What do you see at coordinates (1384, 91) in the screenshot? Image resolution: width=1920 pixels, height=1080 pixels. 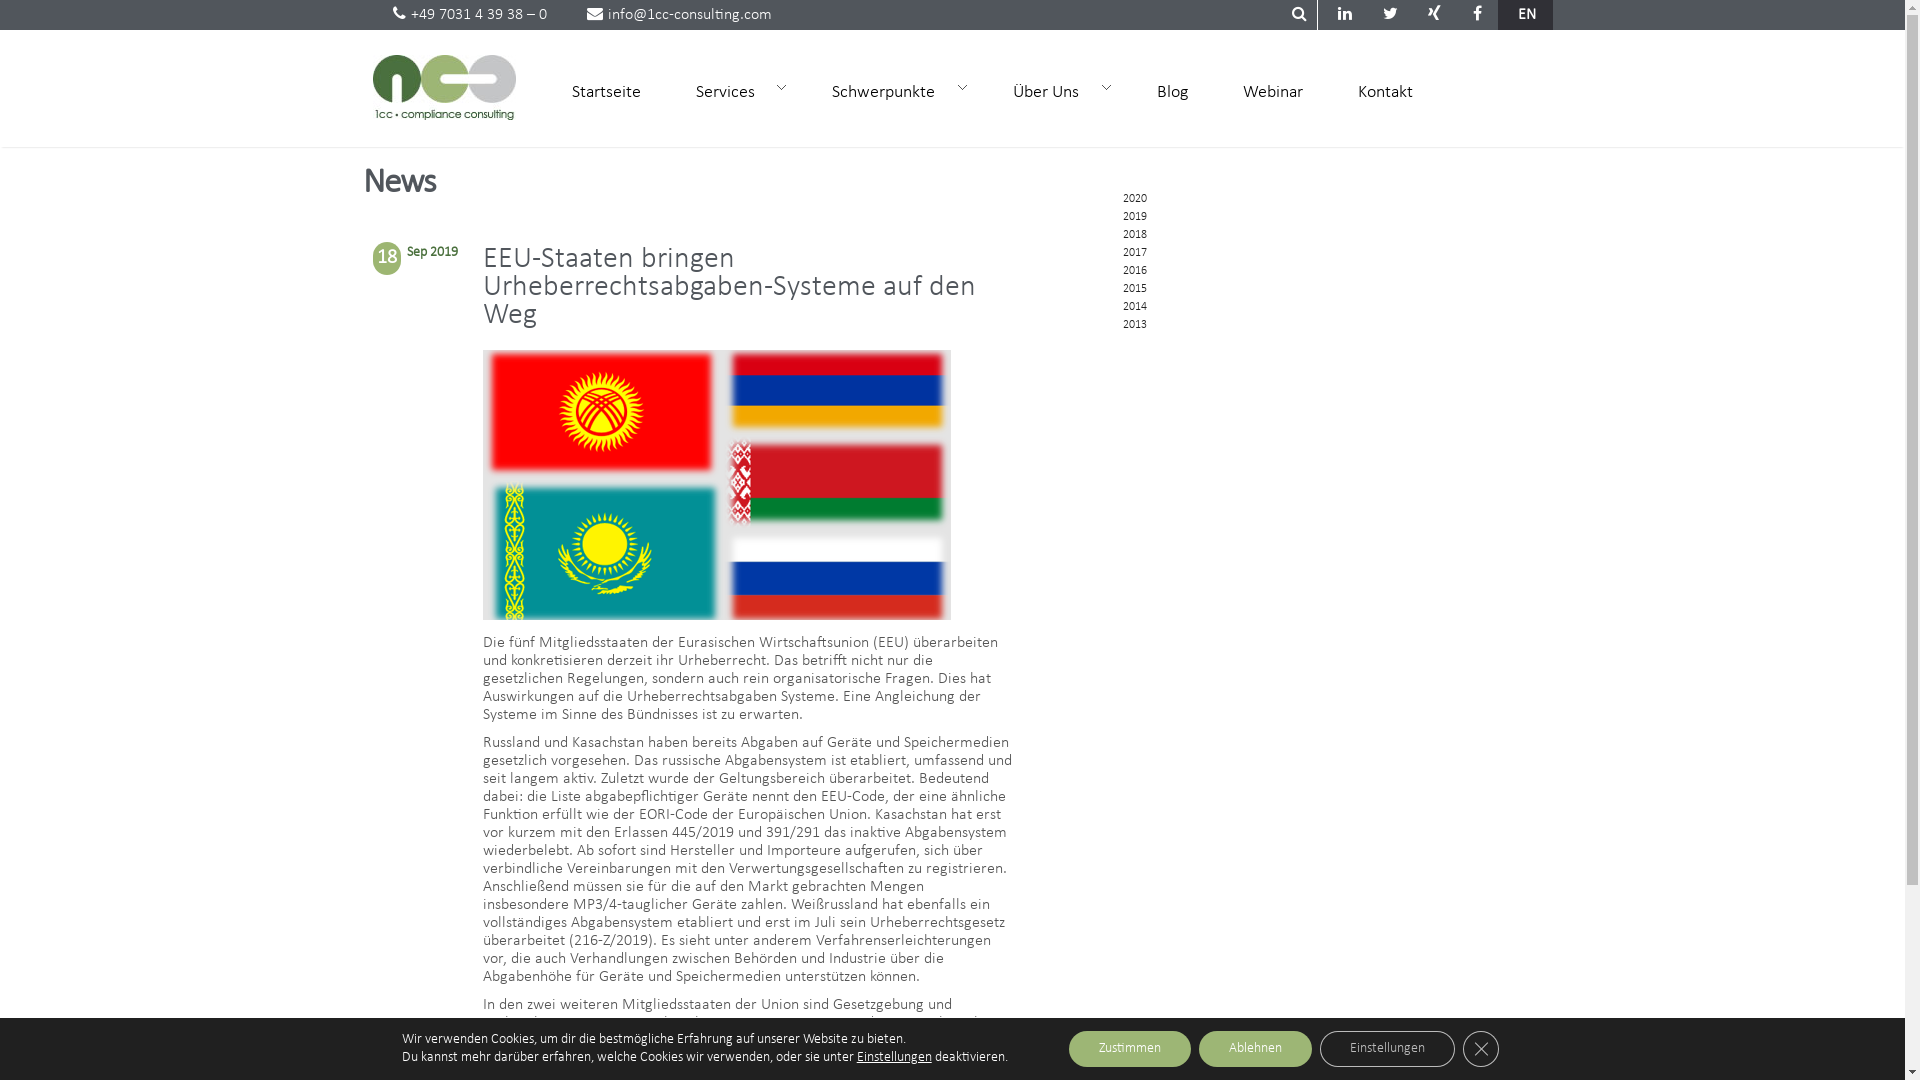 I see `'Kontakt'` at bounding box center [1384, 91].